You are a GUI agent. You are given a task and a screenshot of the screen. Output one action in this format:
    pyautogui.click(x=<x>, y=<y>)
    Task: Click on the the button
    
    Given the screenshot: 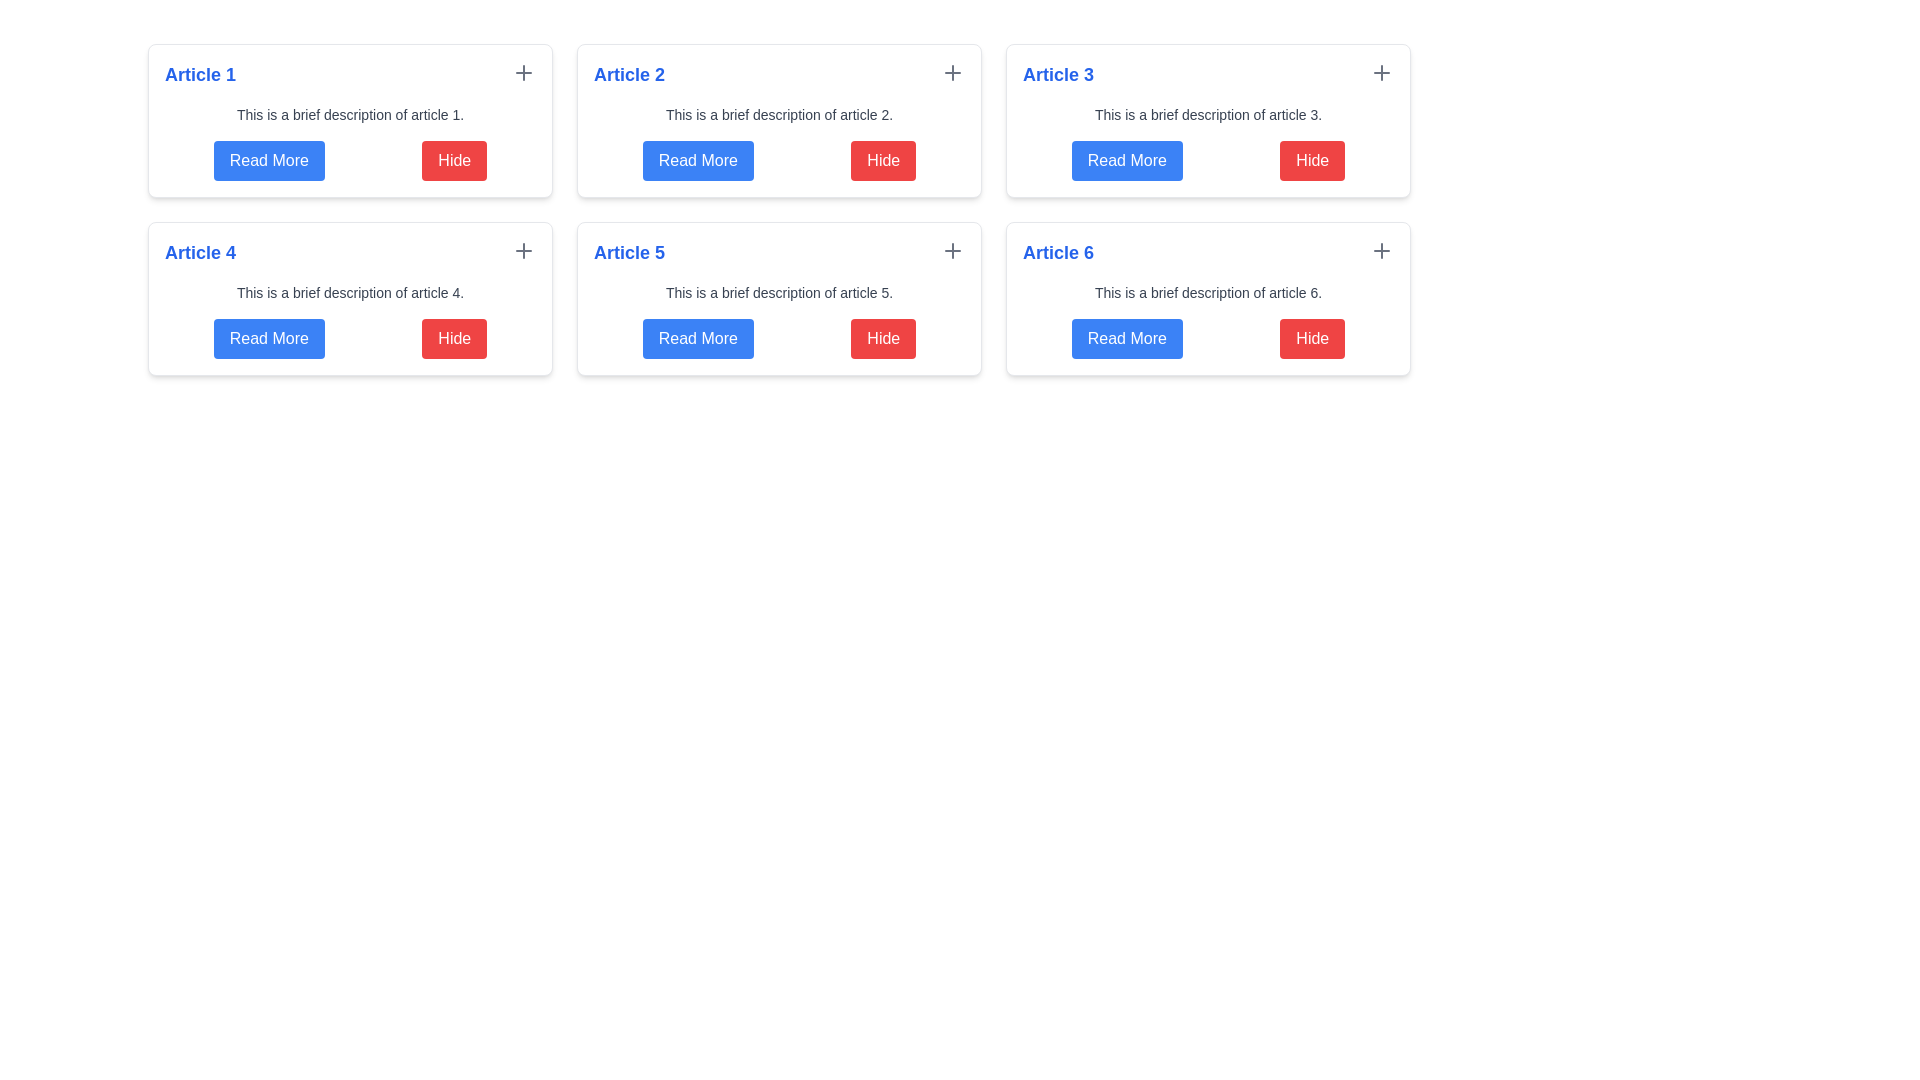 What is the action you would take?
    pyautogui.click(x=1127, y=160)
    